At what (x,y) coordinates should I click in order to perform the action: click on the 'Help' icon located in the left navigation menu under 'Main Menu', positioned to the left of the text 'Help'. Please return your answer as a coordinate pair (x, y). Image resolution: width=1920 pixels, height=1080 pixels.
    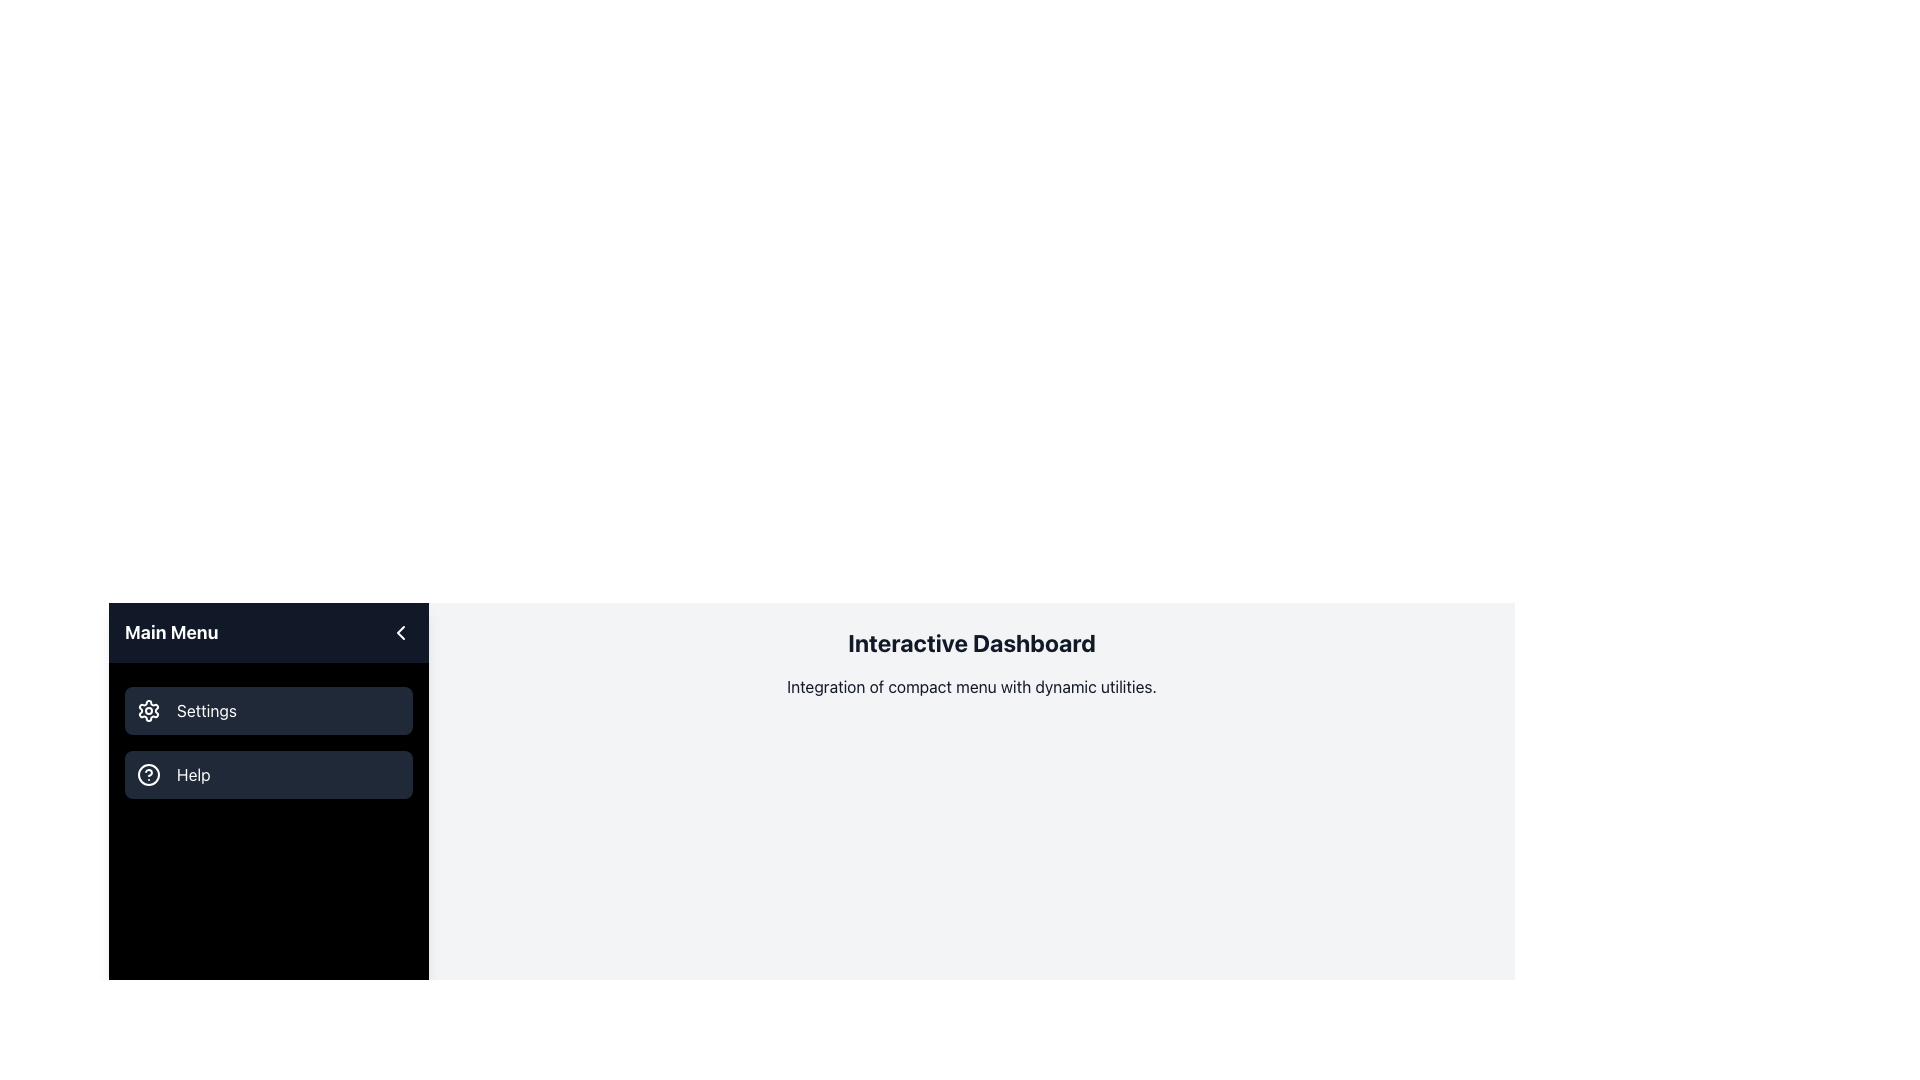
    Looking at the image, I should click on (147, 774).